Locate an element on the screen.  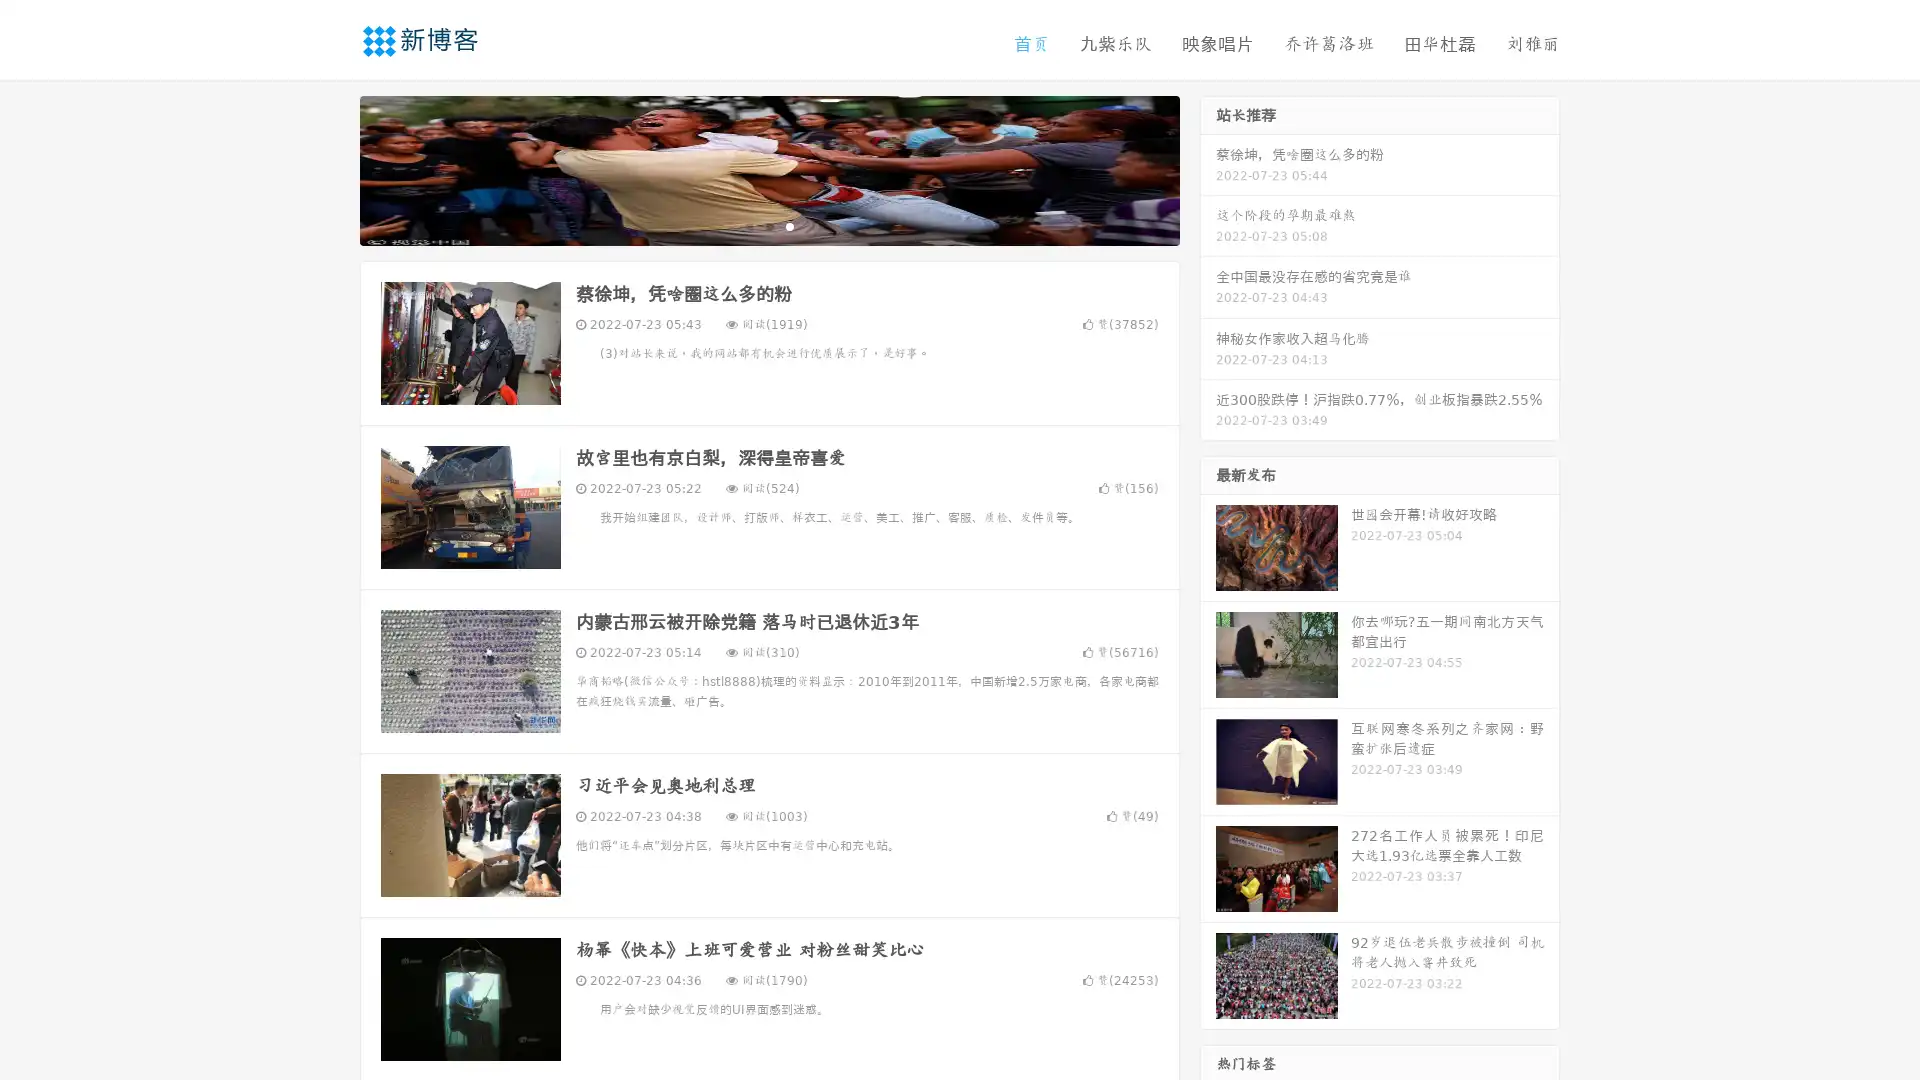
Go to slide 2 is located at coordinates (768, 225).